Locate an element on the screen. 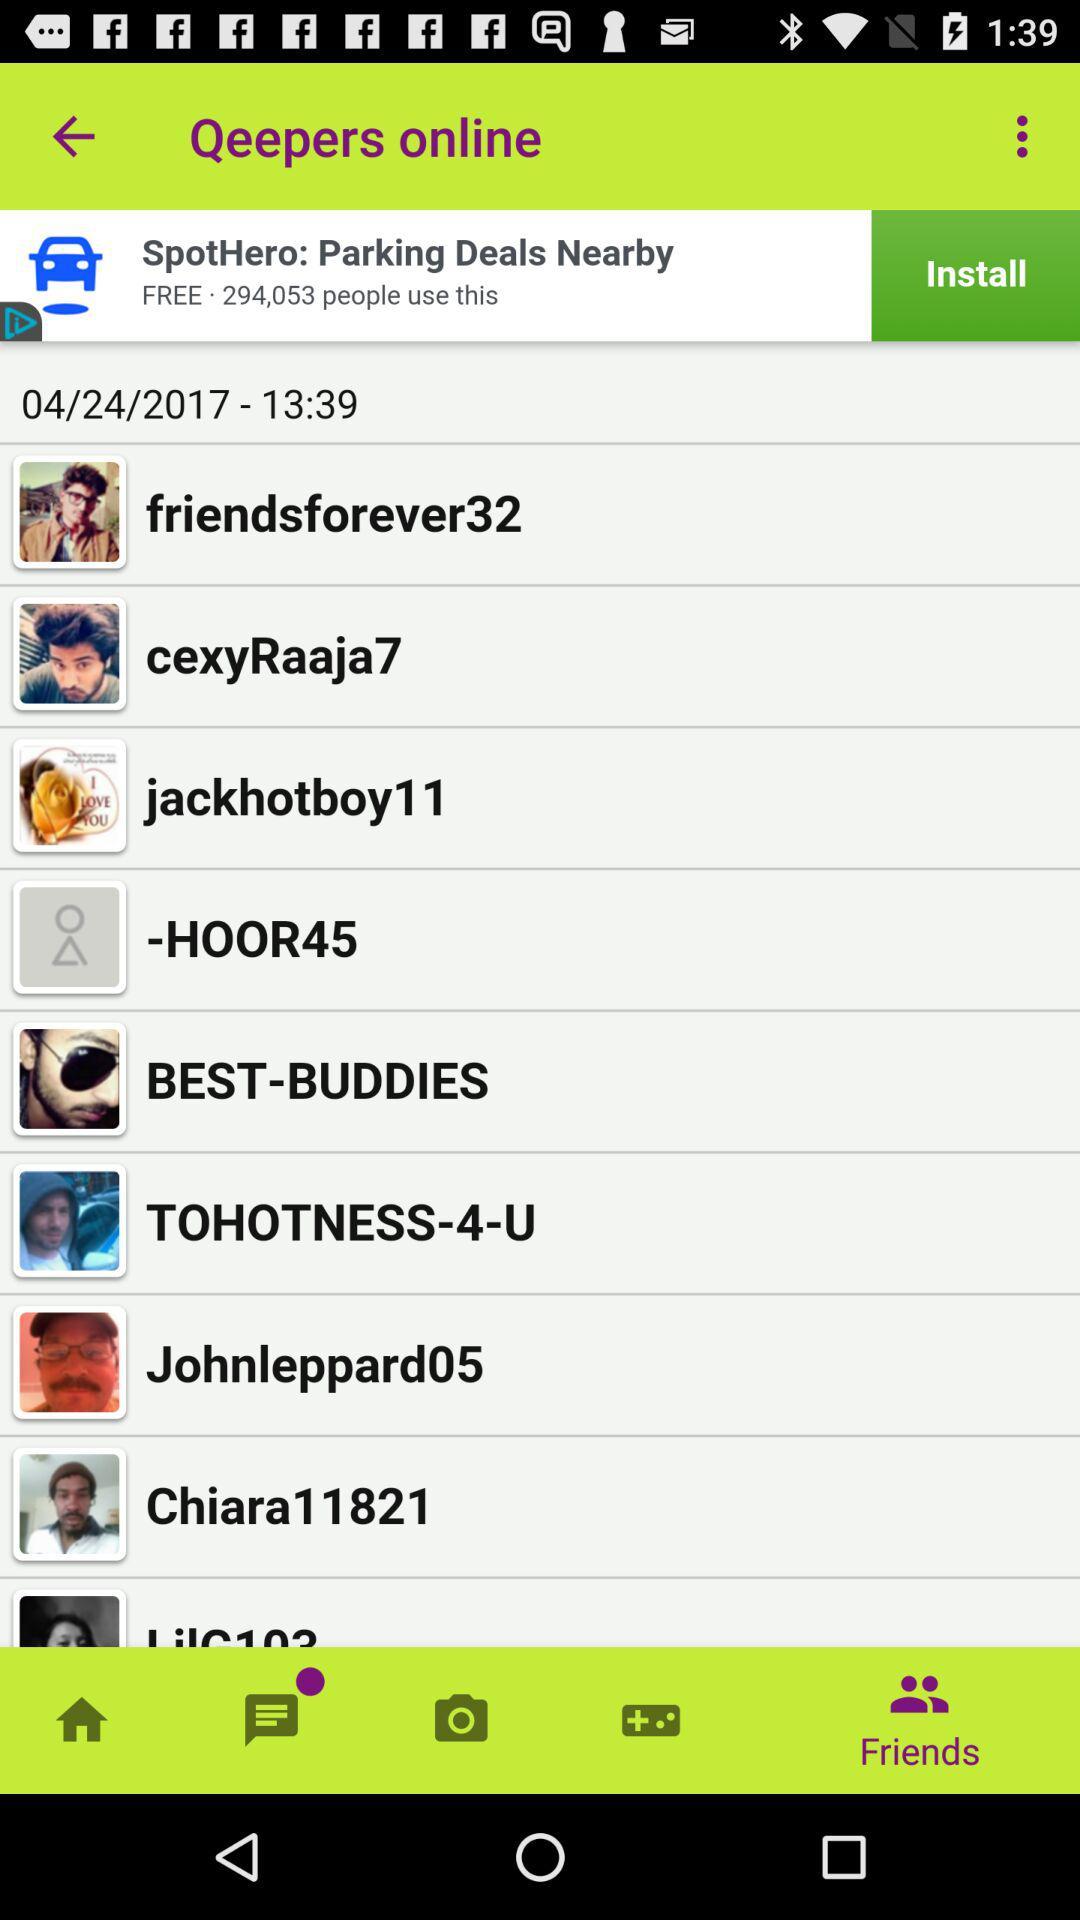 The height and width of the screenshot is (1920, 1080). the add link is located at coordinates (540, 274).